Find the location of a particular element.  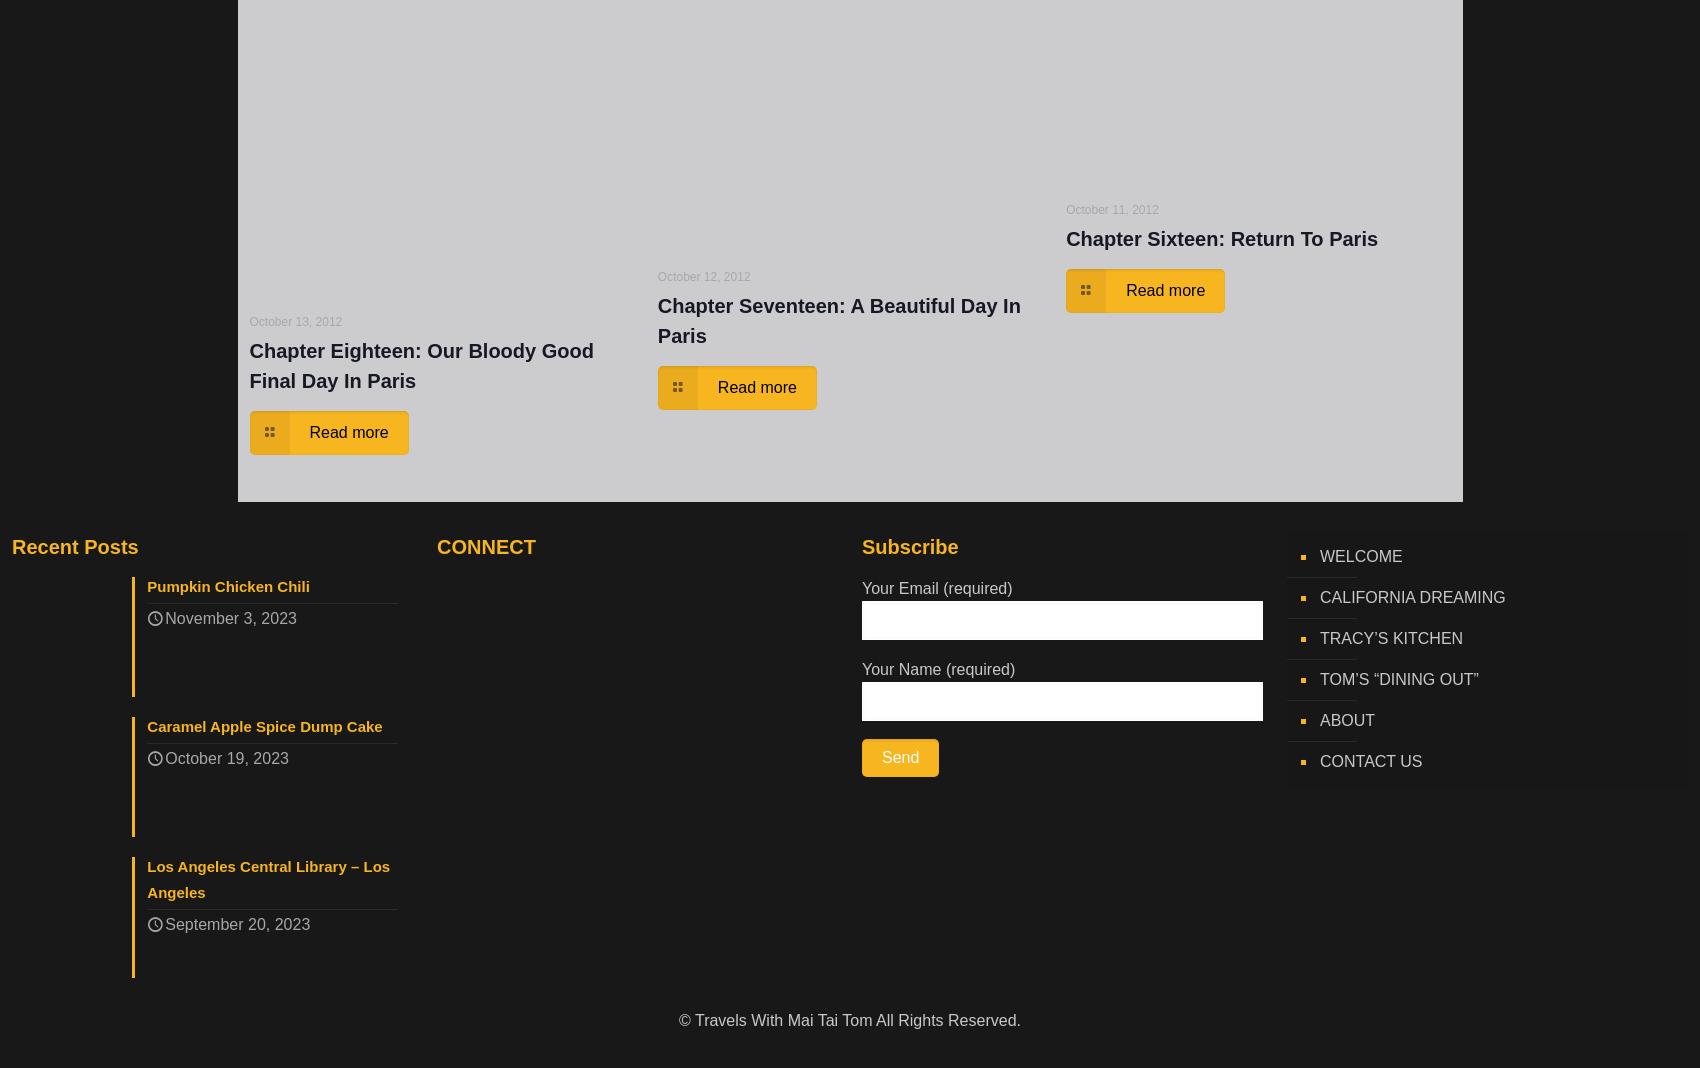

'October 19, 2023' is located at coordinates (226, 759).